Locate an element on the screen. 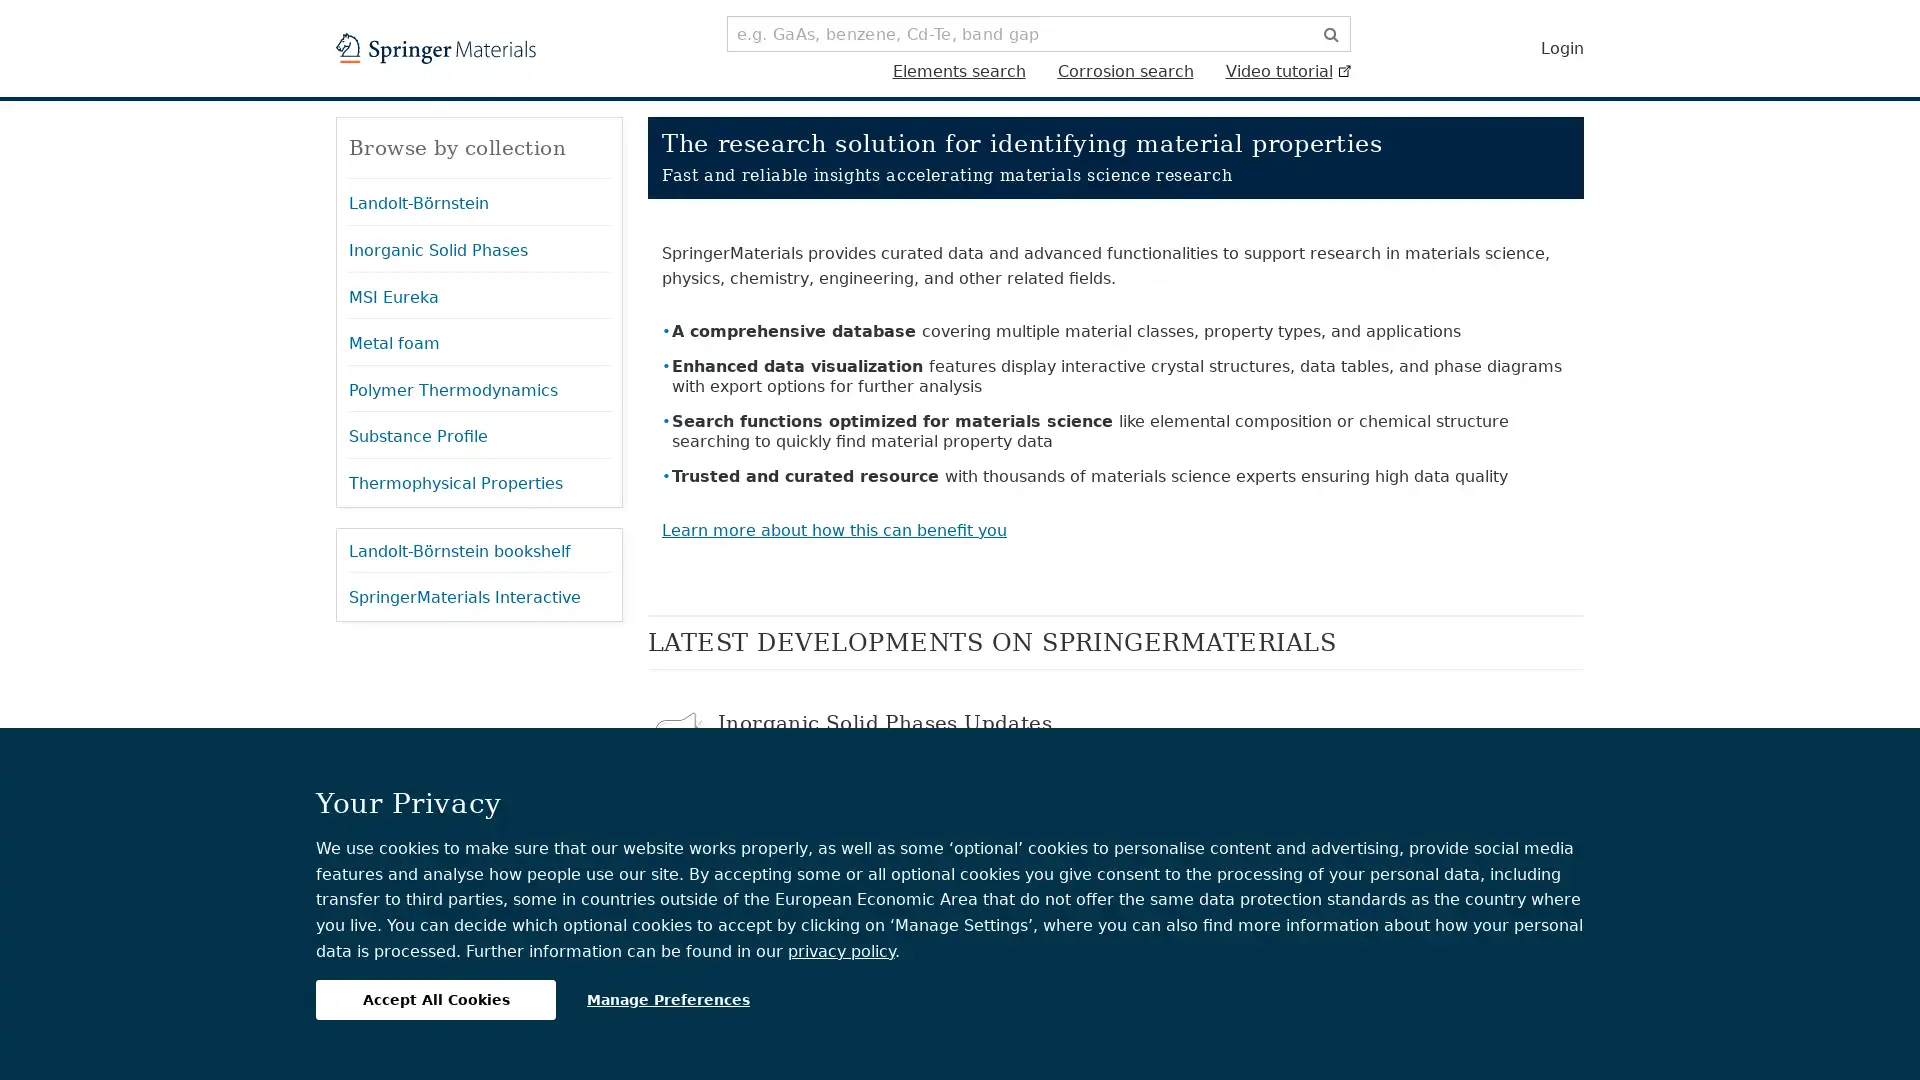 This screenshot has height=1080, width=1920. Accept All Cookies is located at coordinates (435, 999).